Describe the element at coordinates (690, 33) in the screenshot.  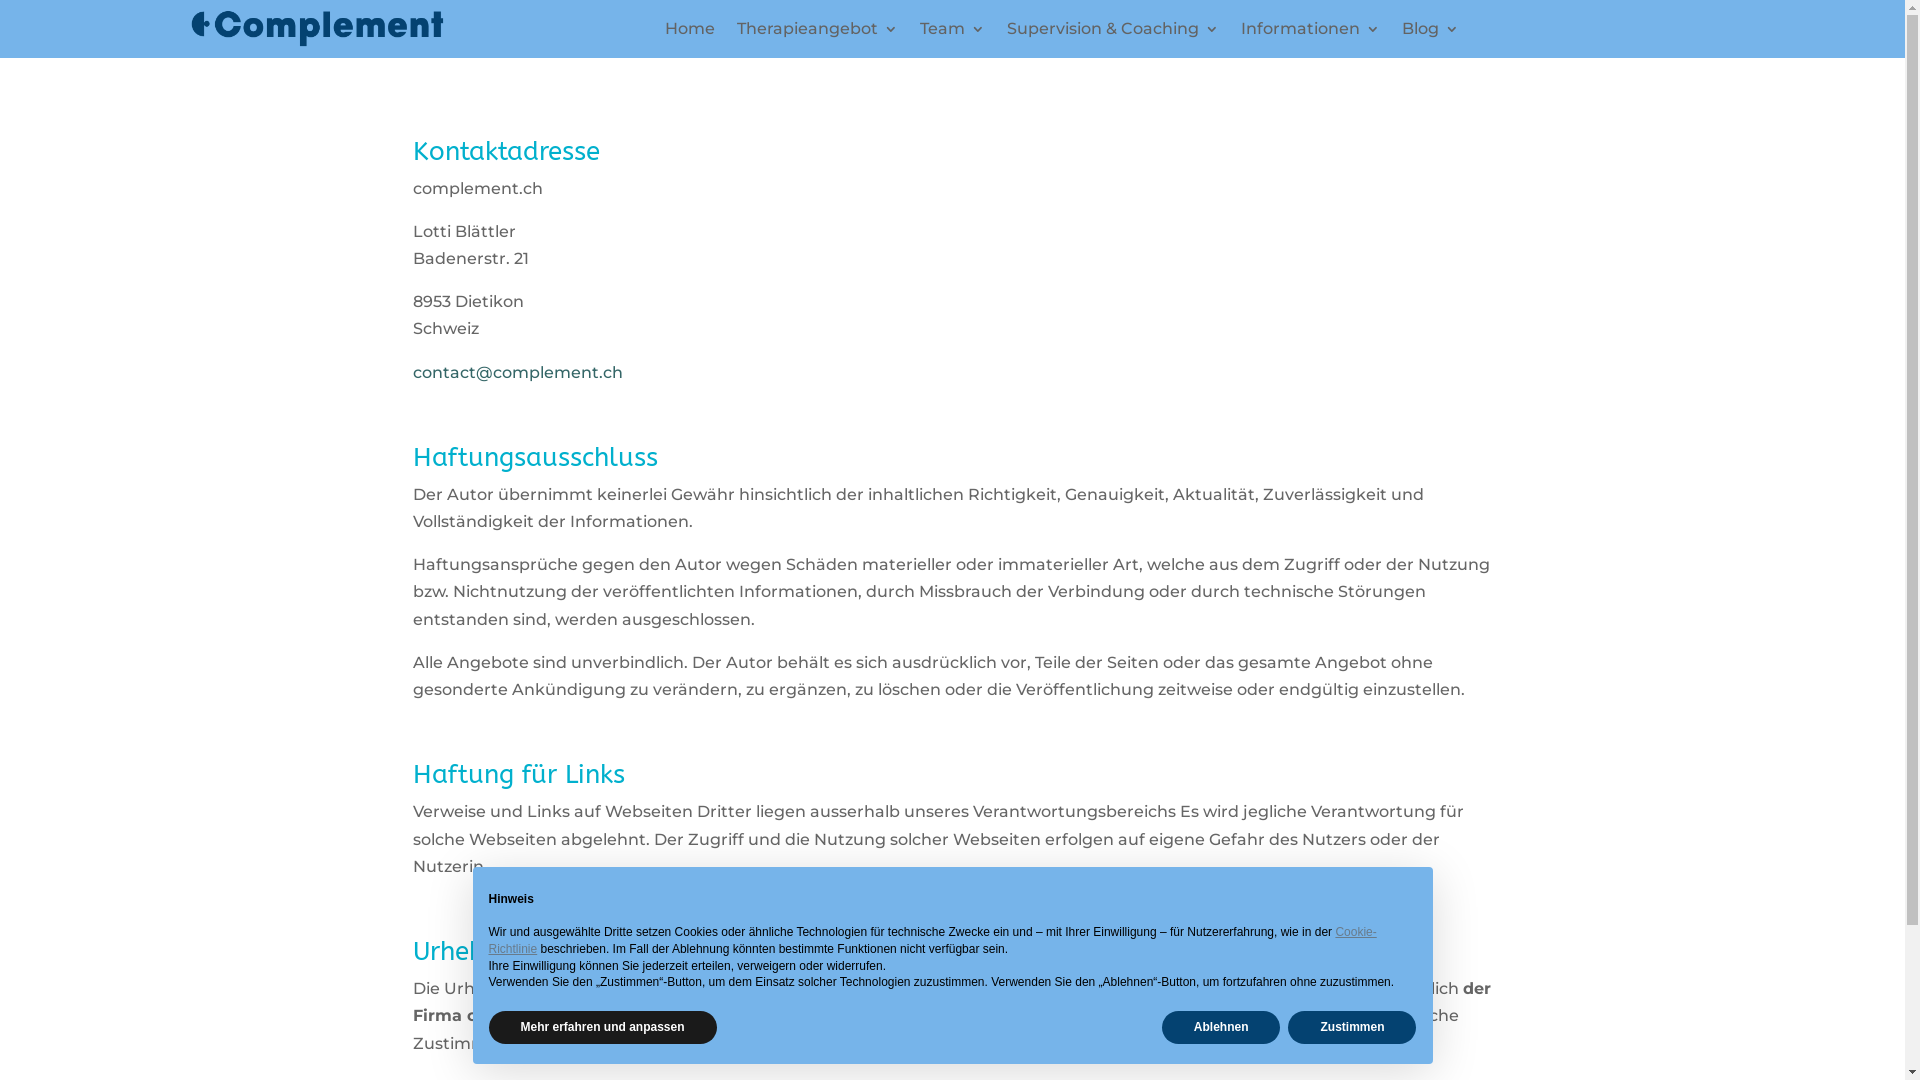
I see `'Home'` at that location.